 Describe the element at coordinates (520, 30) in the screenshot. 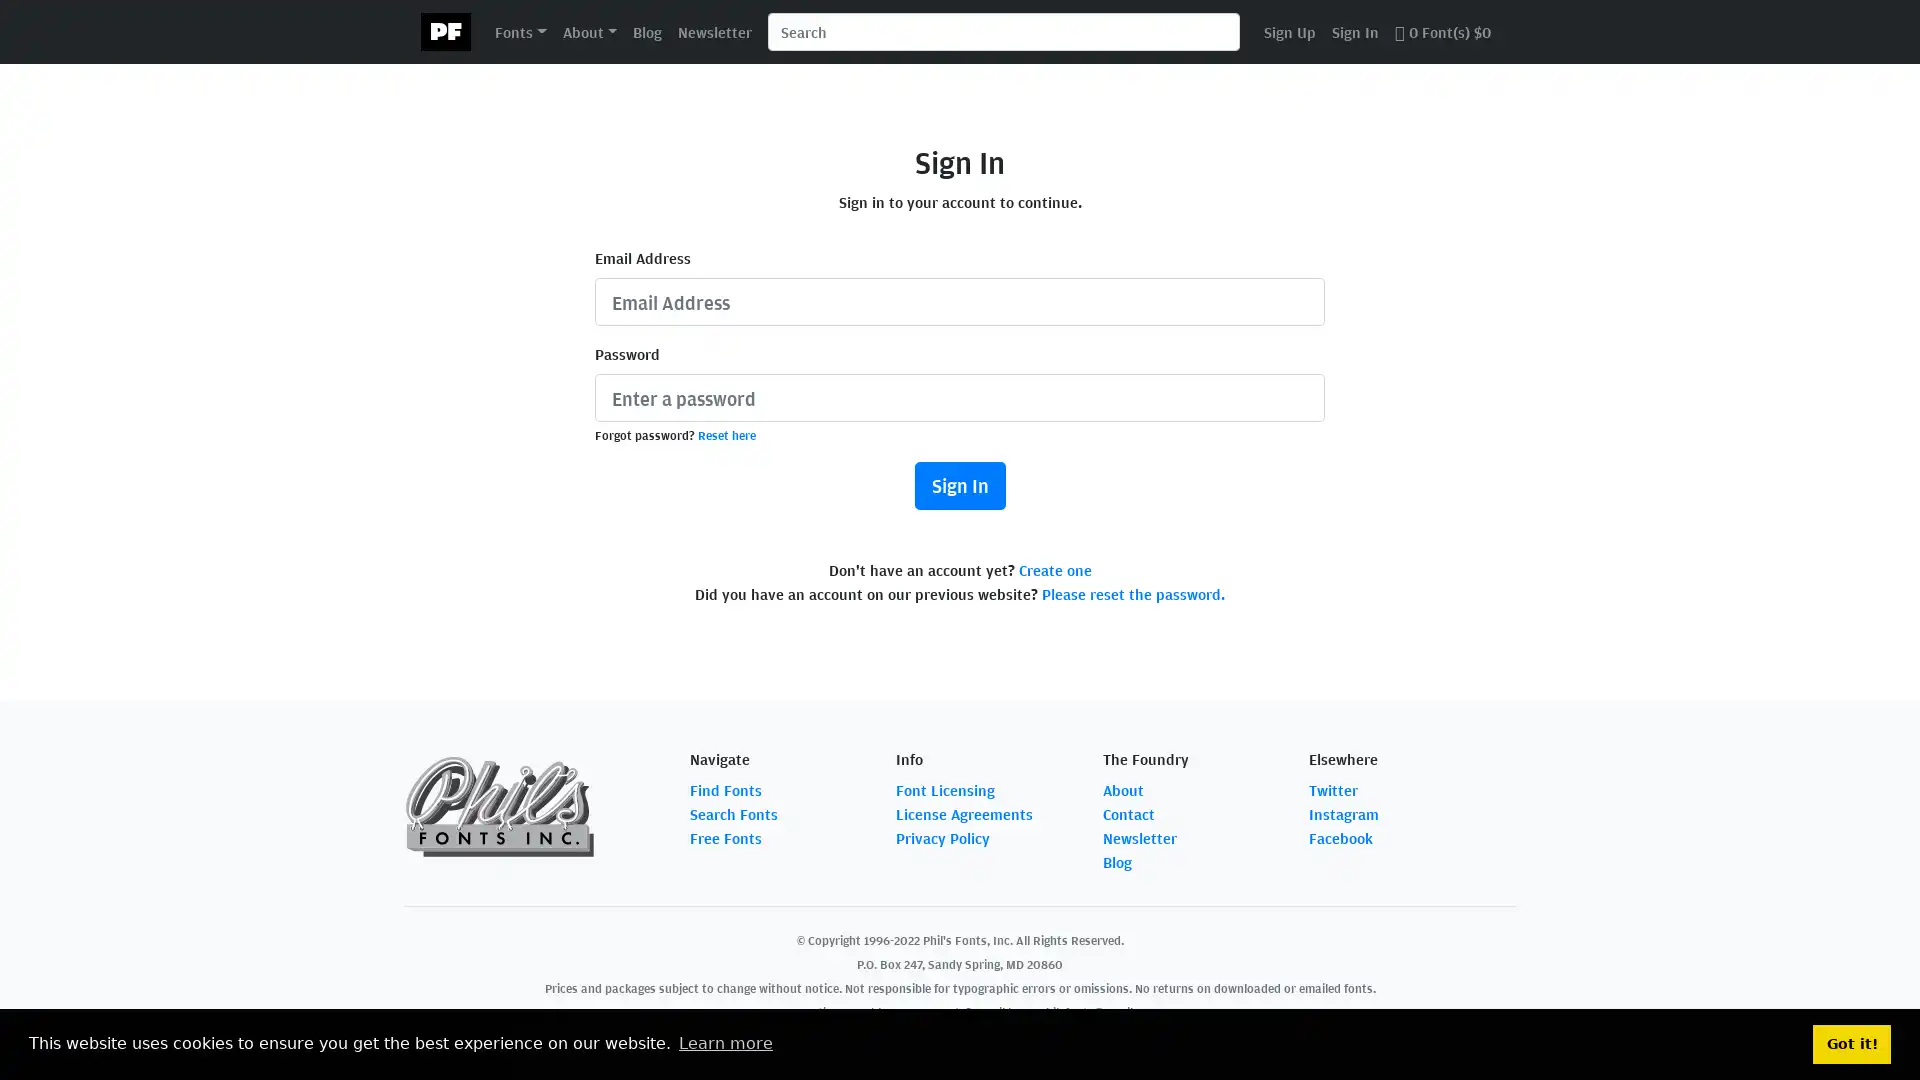

I see `Fonts` at that location.